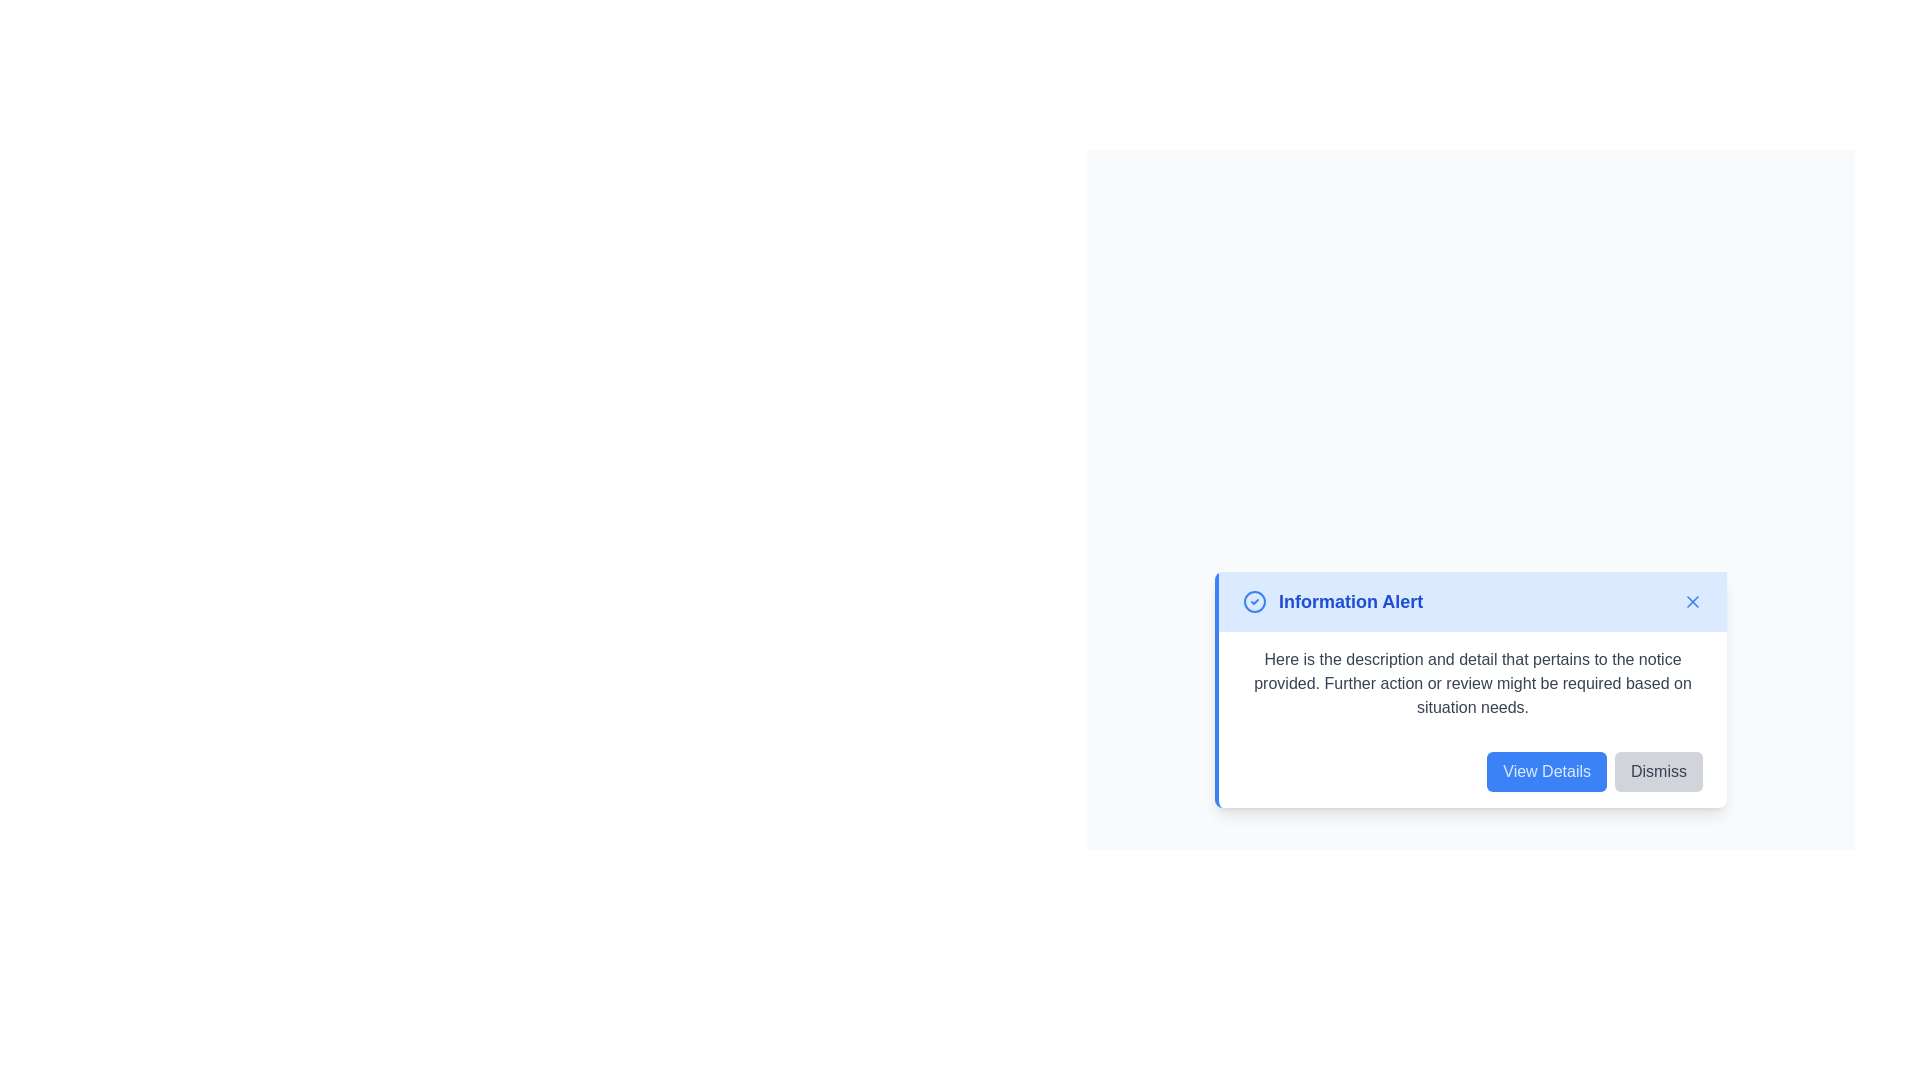 The image size is (1920, 1080). I want to click on the decorative SVG circle in the top-left corner of the notification alert icon, so click(1253, 600).